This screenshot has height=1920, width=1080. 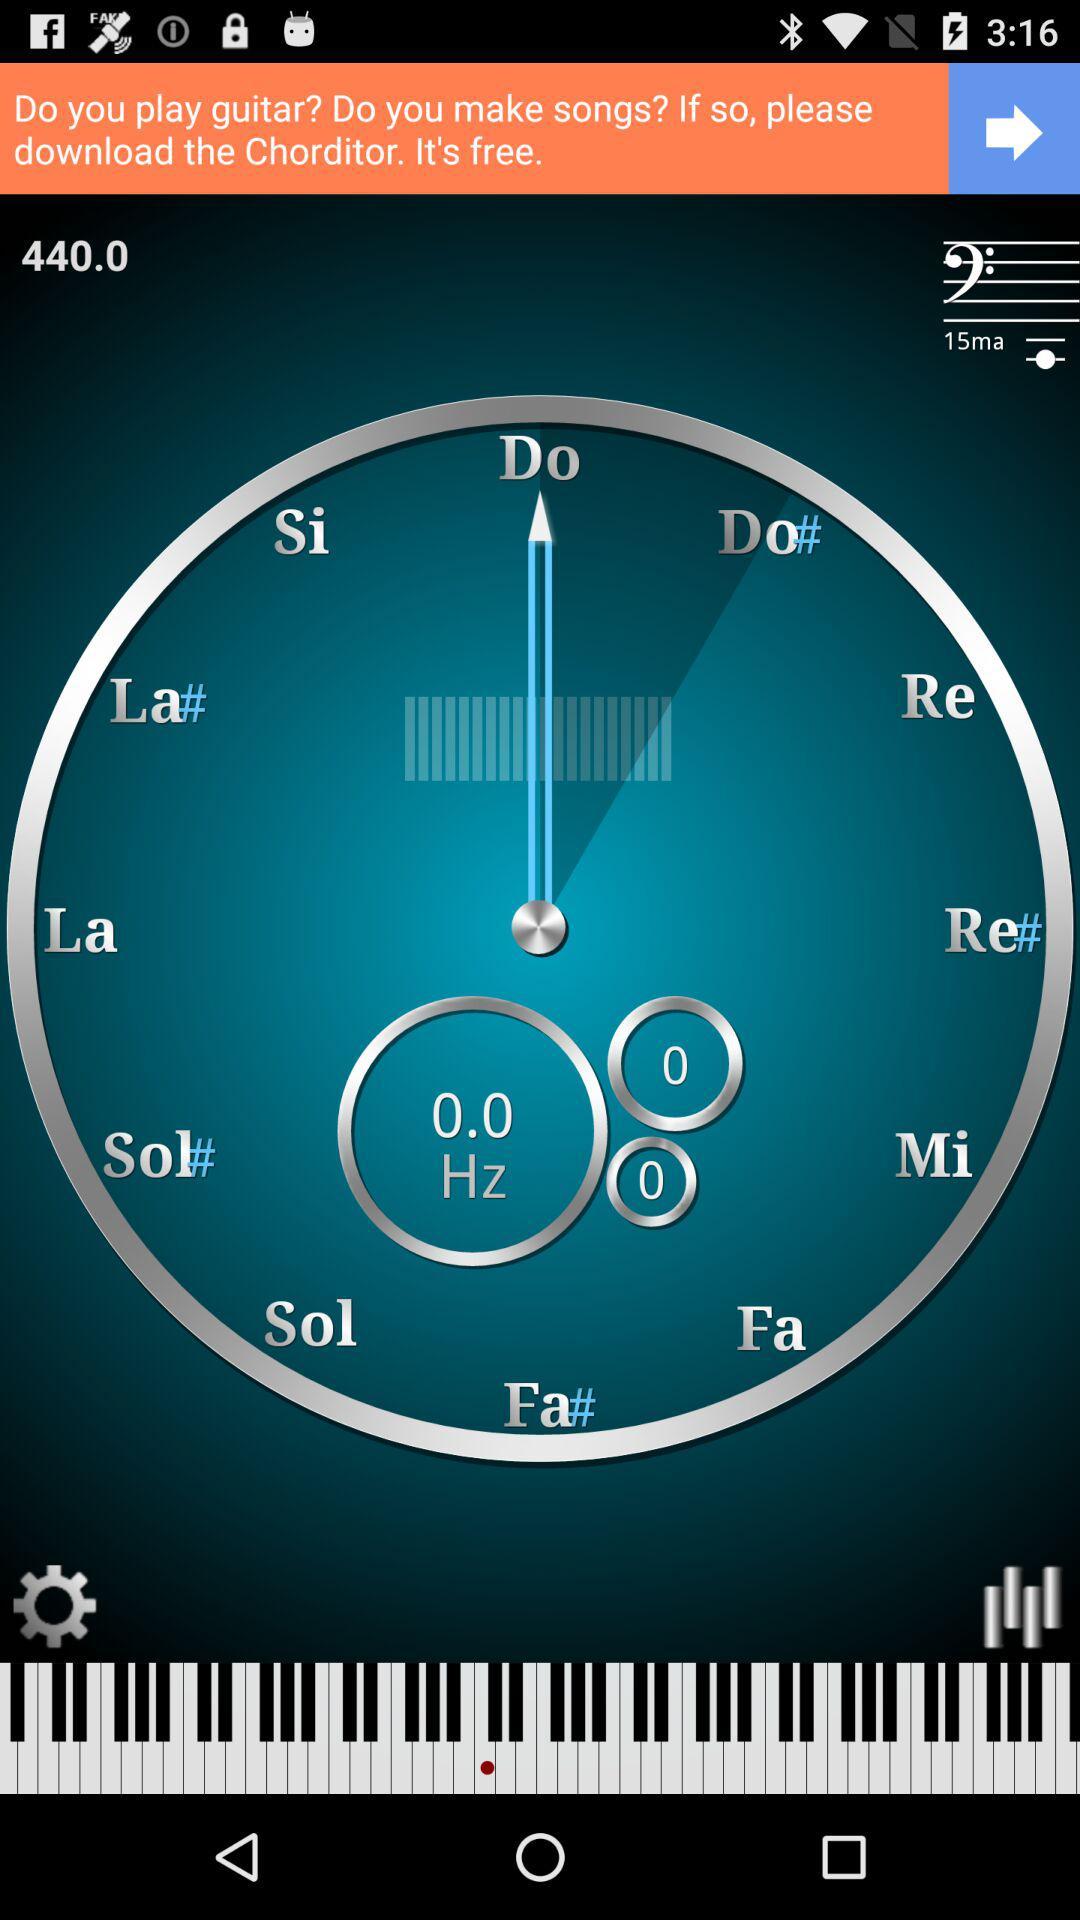 What do you see at coordinates (54, 1719) in the screenshot?
I see `the settings icon` at bounding box center [54, 1719].